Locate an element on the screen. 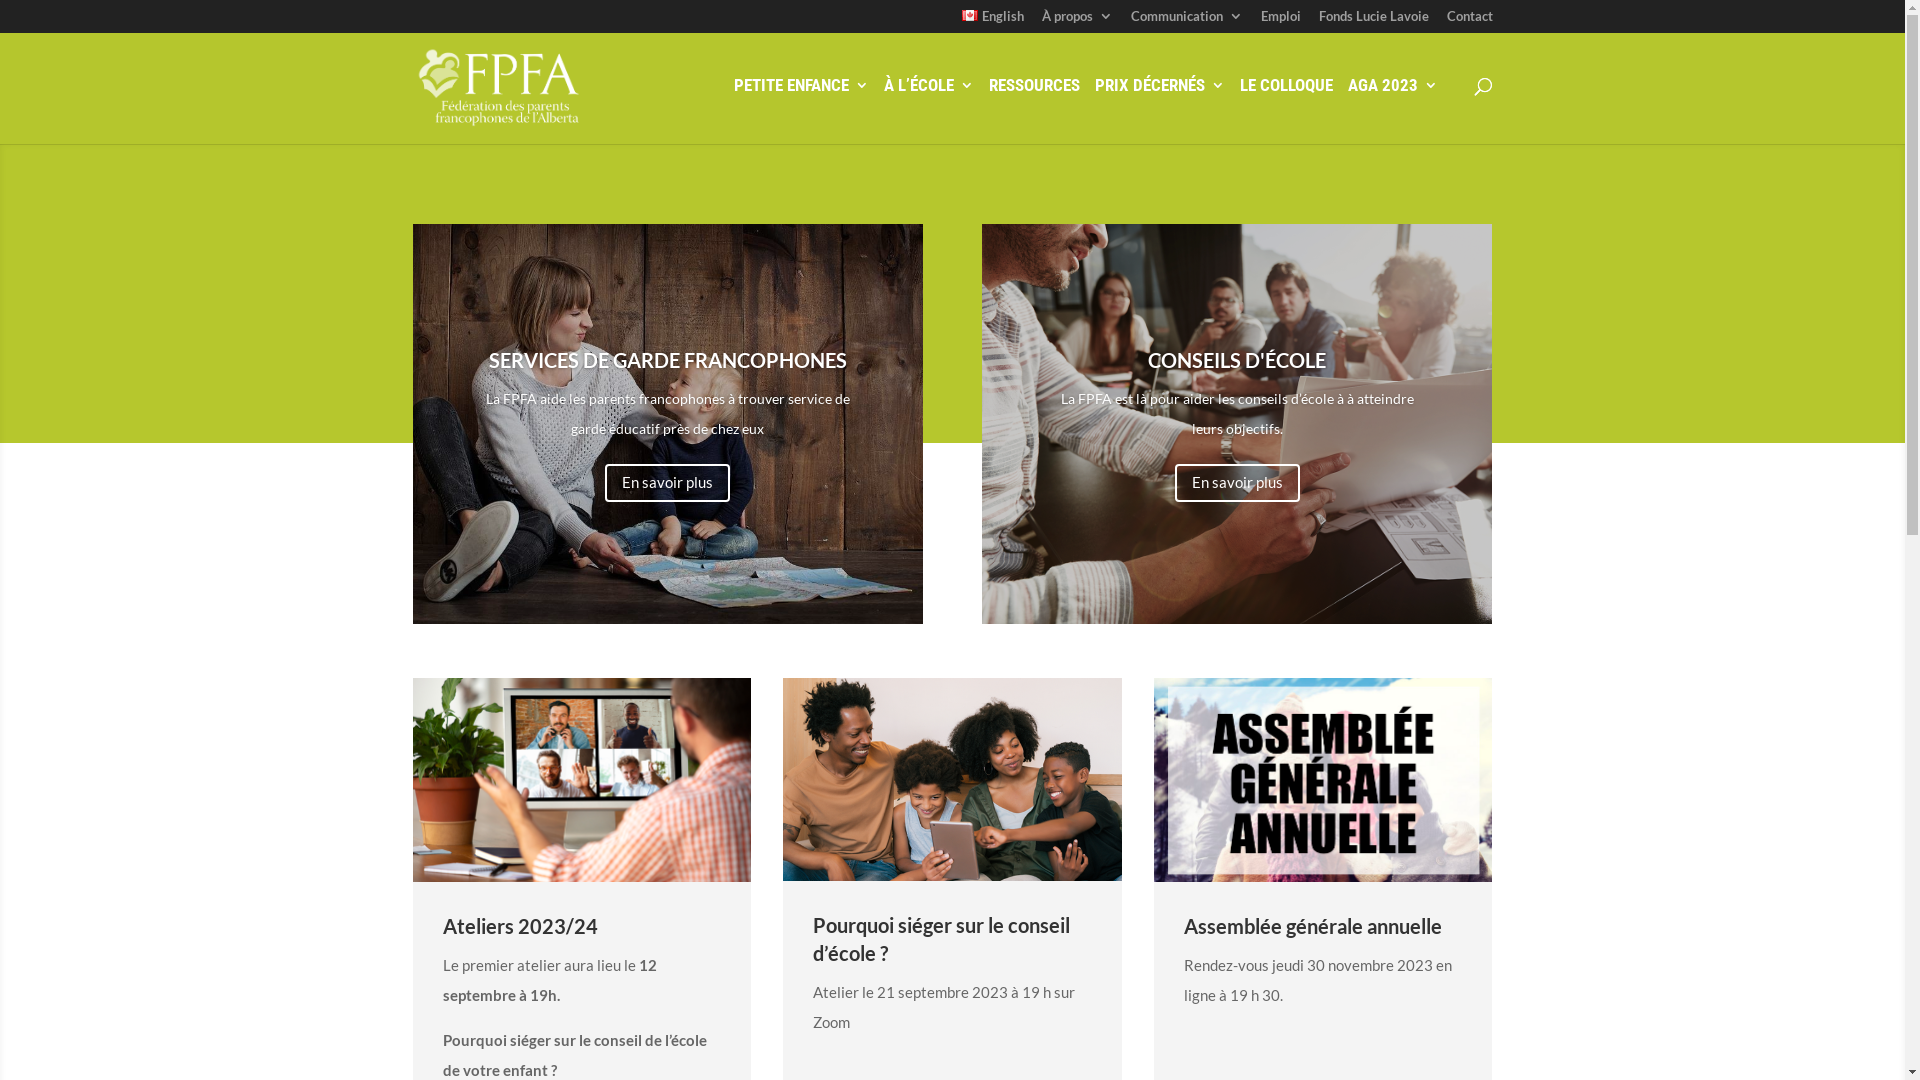 The height and width of the screenshot is (1080, 1920). 'English' is located at coordinates (961, 21).